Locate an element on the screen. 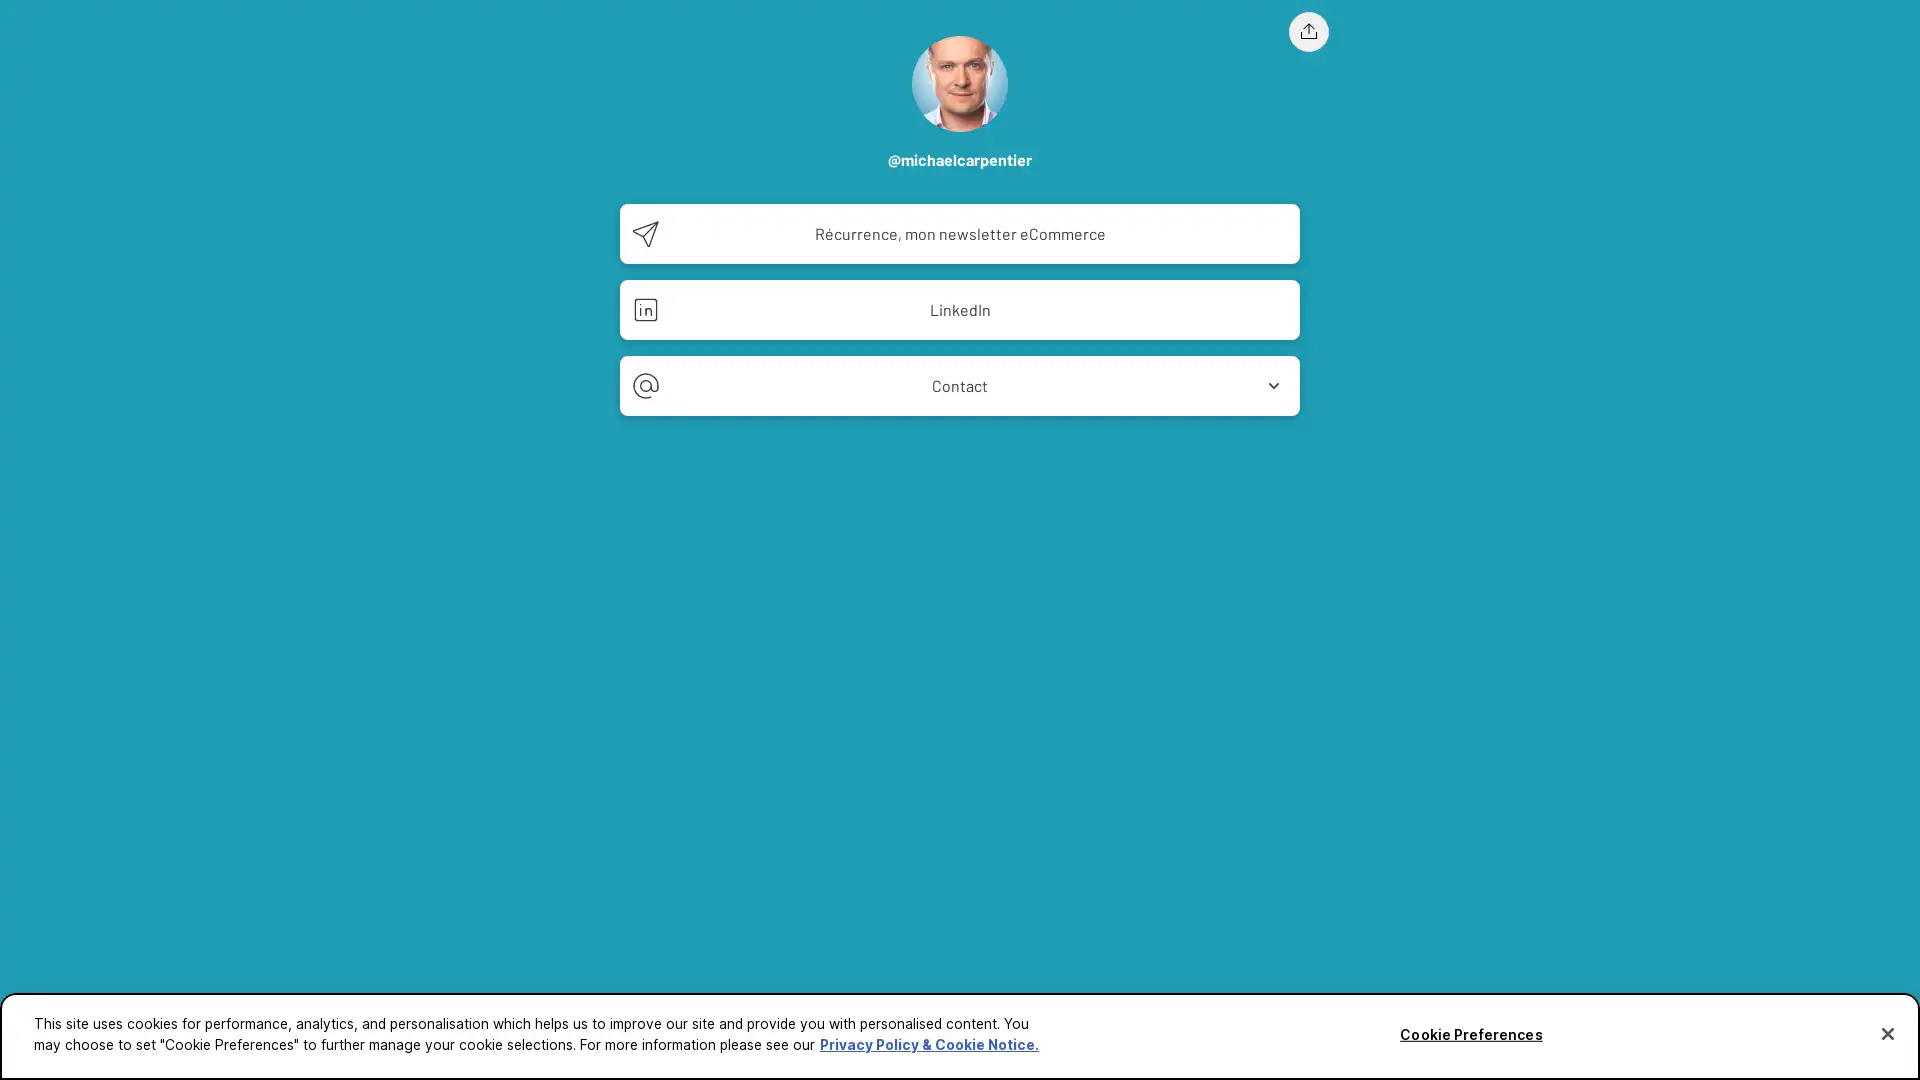 Image resolution: width=1920 pixels, height=1080 pixels. Contact Expand is located at coordinates (960, 385).